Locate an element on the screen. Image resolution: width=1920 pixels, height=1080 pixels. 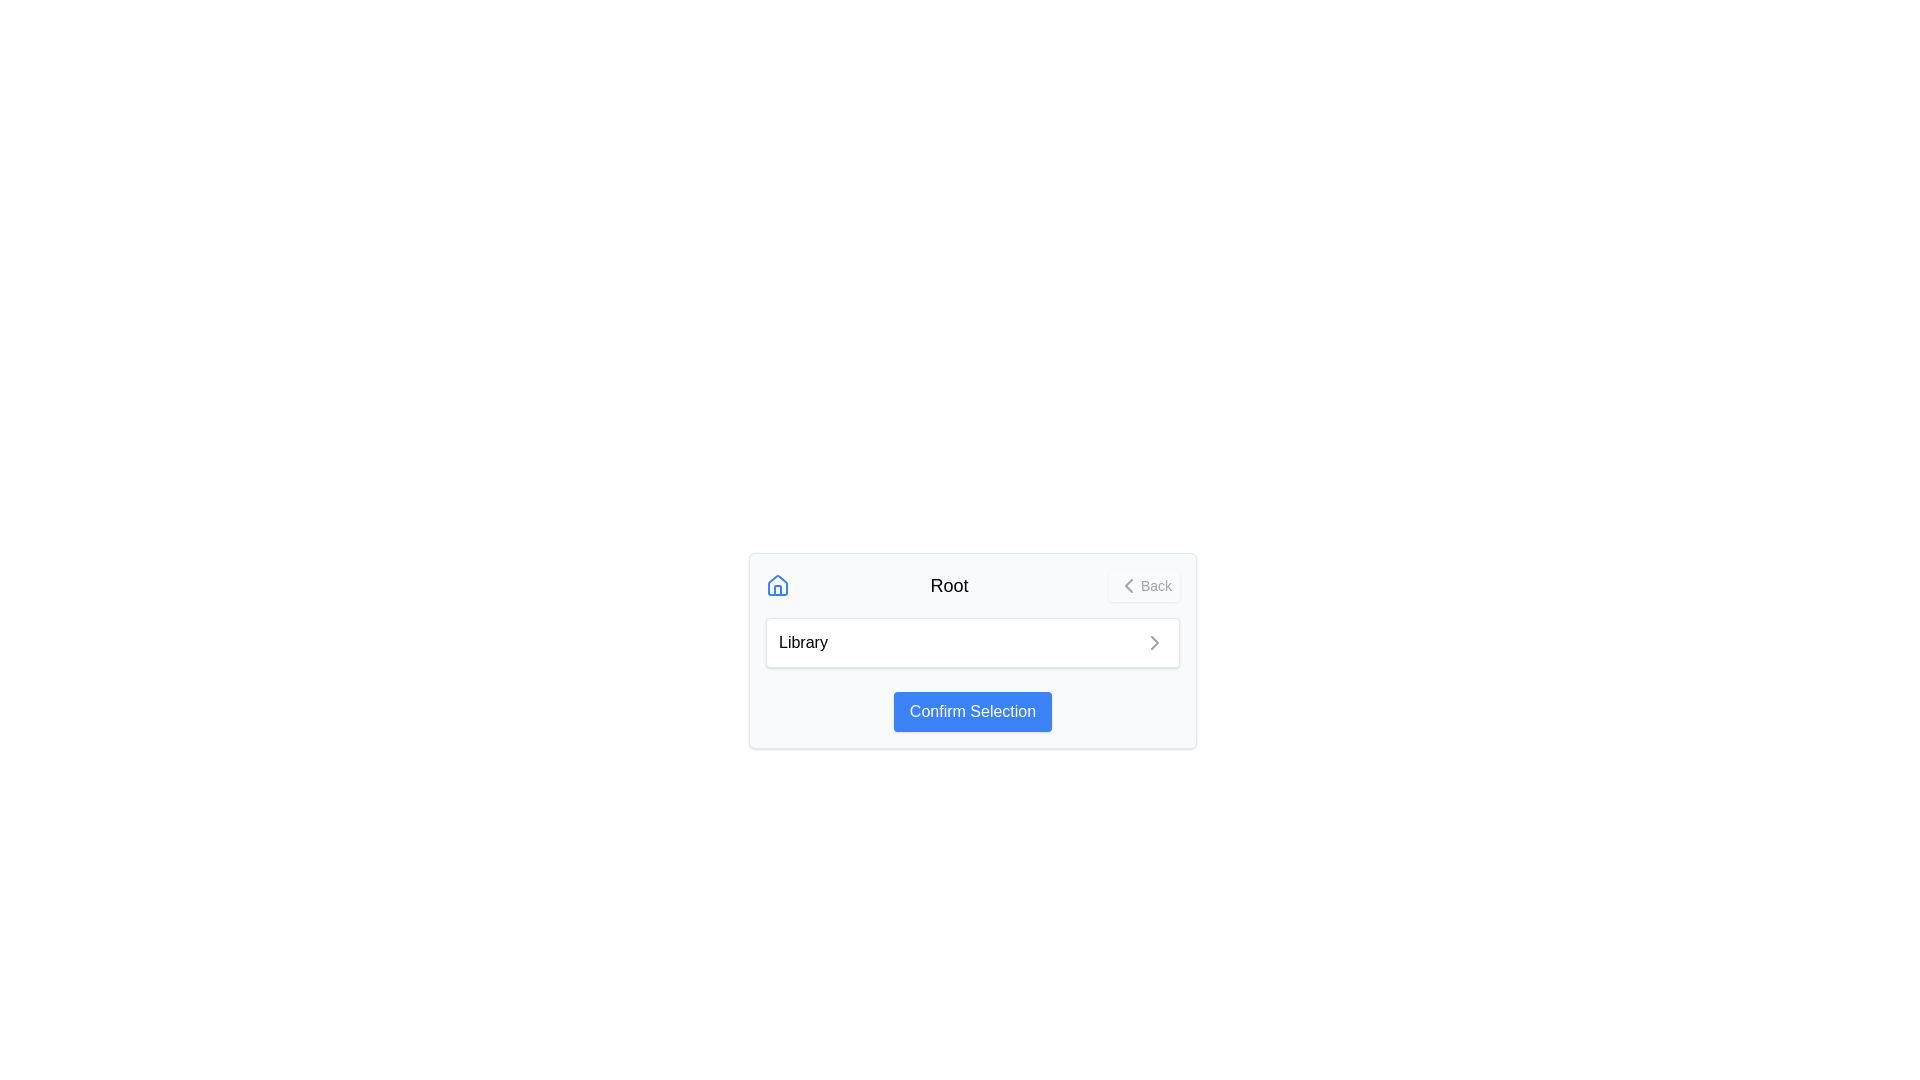
the blue house-shaped icon located to the left of the text 'Root' is located at coordinates (776, 585).